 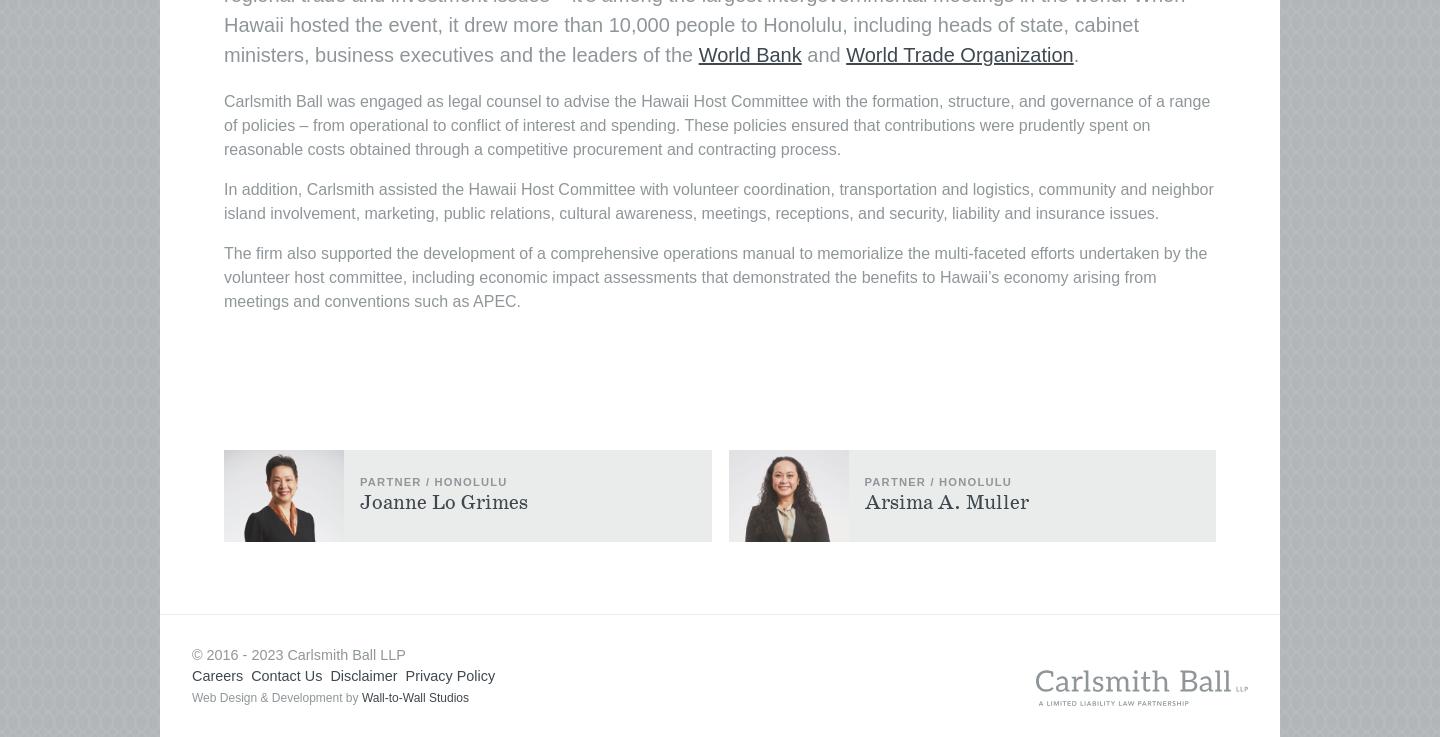 I want to click on 'Privacy Policy', so click(x=403, y=674).